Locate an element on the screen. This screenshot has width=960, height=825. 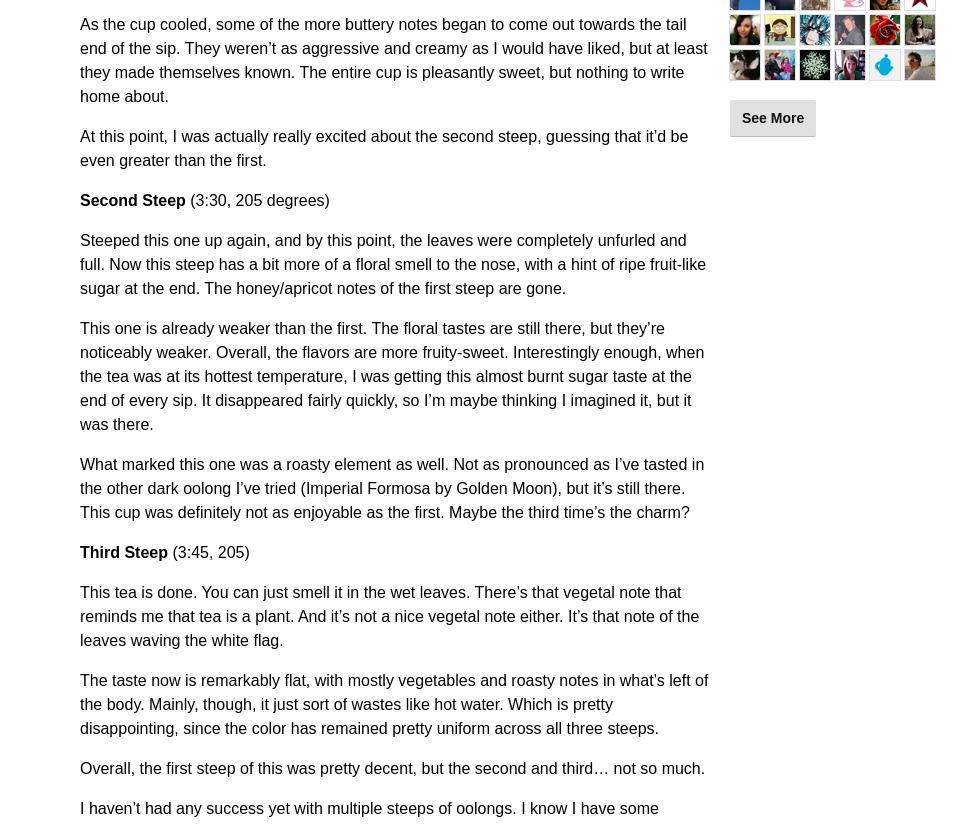
'As the cup cooled, some of the more buttery notes began to come out towards the tail end of the sip. They weren’t as aggressive and creamy as I would have liked, but at least they made themselves known. The entire cup is pleasantly sweet, but nothing to write home about.' is located at coordinates (392, 60).